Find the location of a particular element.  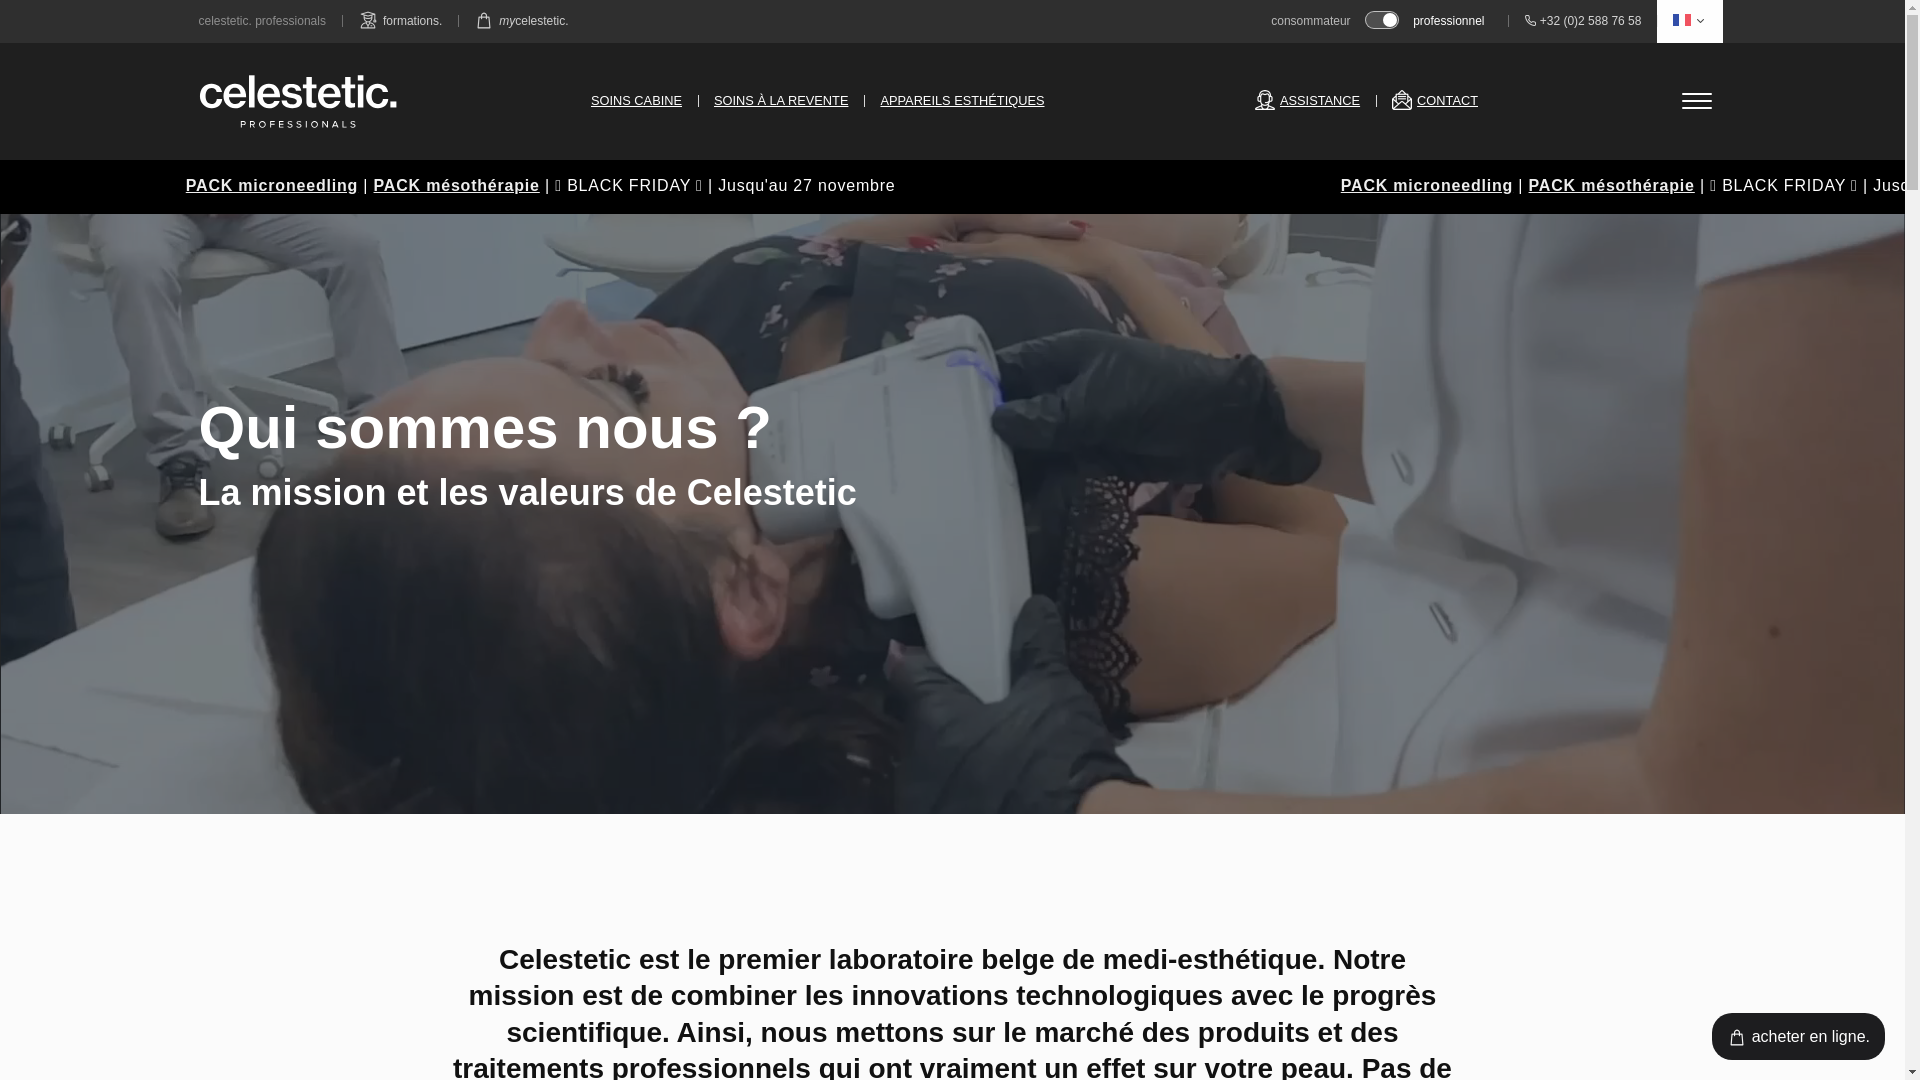

'acheter en ligne.' is located at coordinates (1711, 1035).